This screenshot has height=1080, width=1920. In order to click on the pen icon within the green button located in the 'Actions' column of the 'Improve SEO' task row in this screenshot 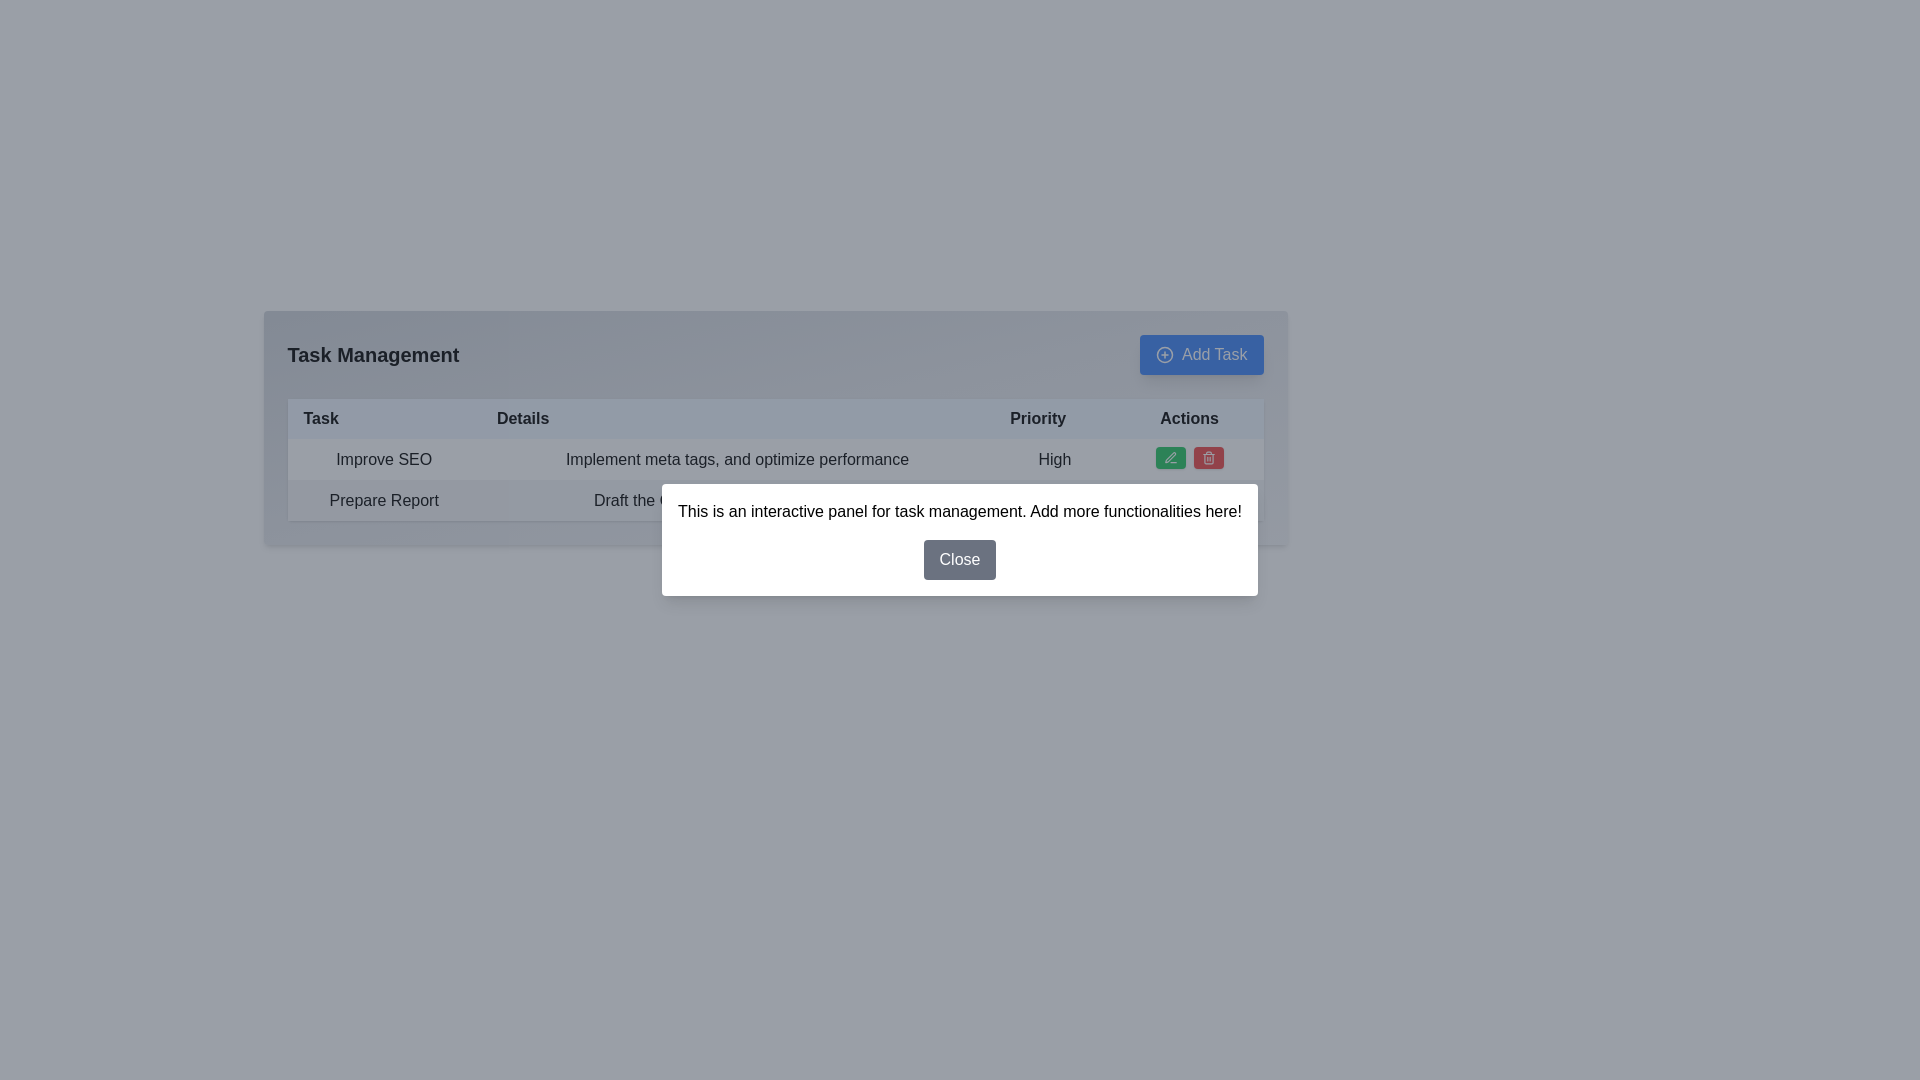, I will do `click(1170, 458)`.